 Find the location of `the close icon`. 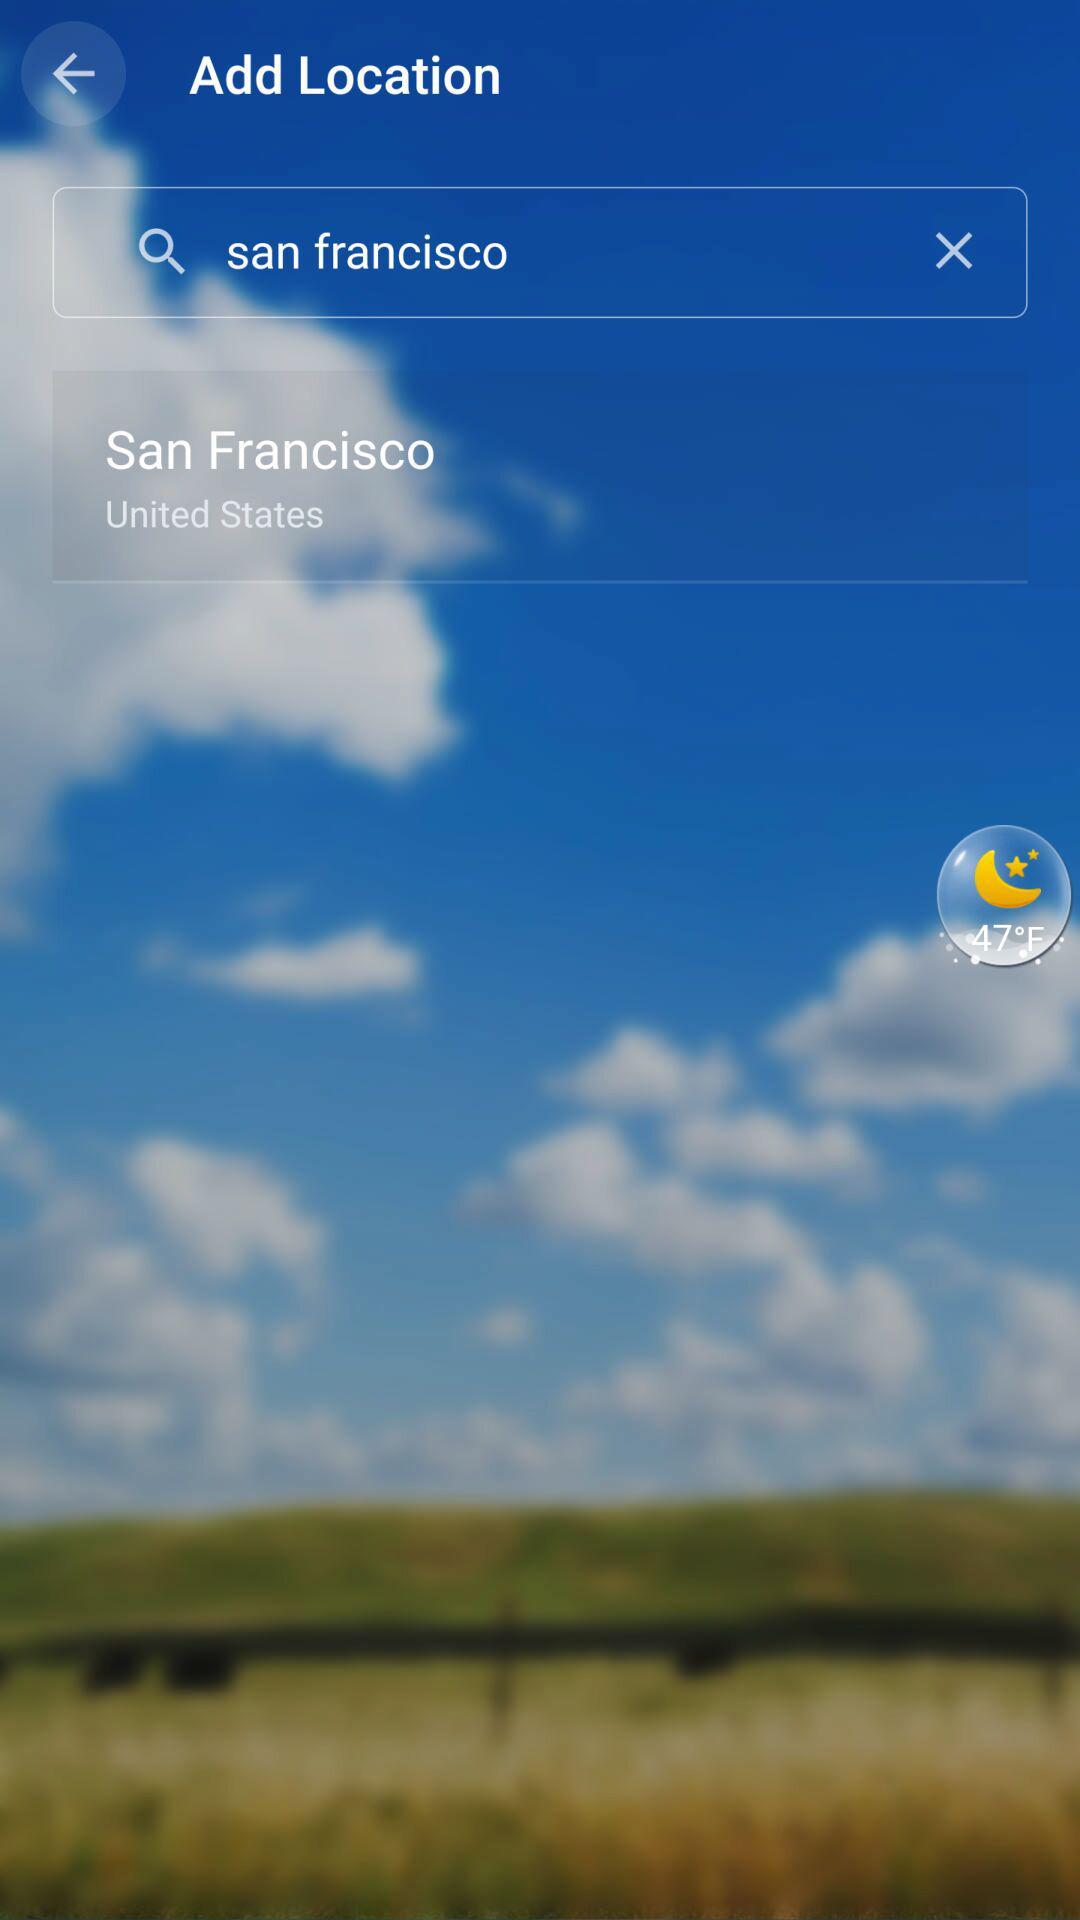

the close icon is located at coordinates (952, 249).